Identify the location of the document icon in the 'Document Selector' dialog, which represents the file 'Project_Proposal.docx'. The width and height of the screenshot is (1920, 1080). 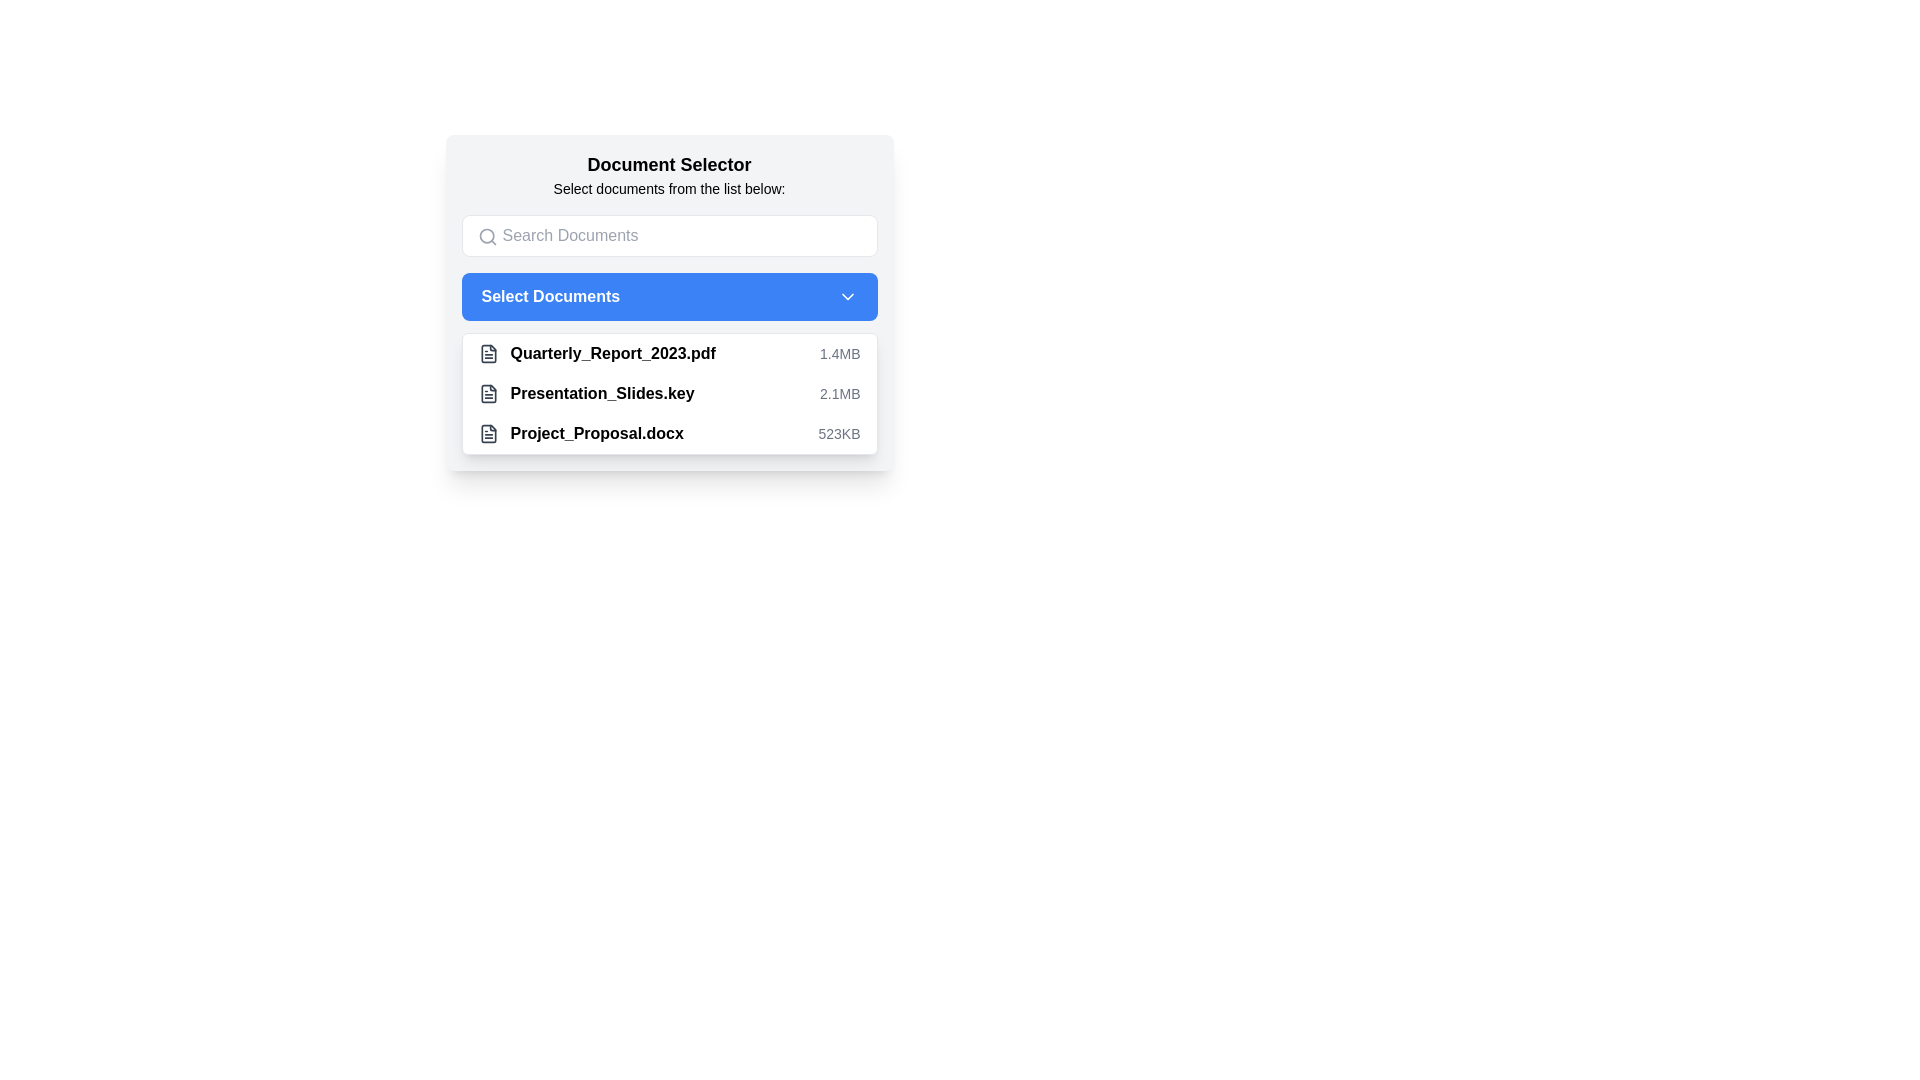
(488, 433).